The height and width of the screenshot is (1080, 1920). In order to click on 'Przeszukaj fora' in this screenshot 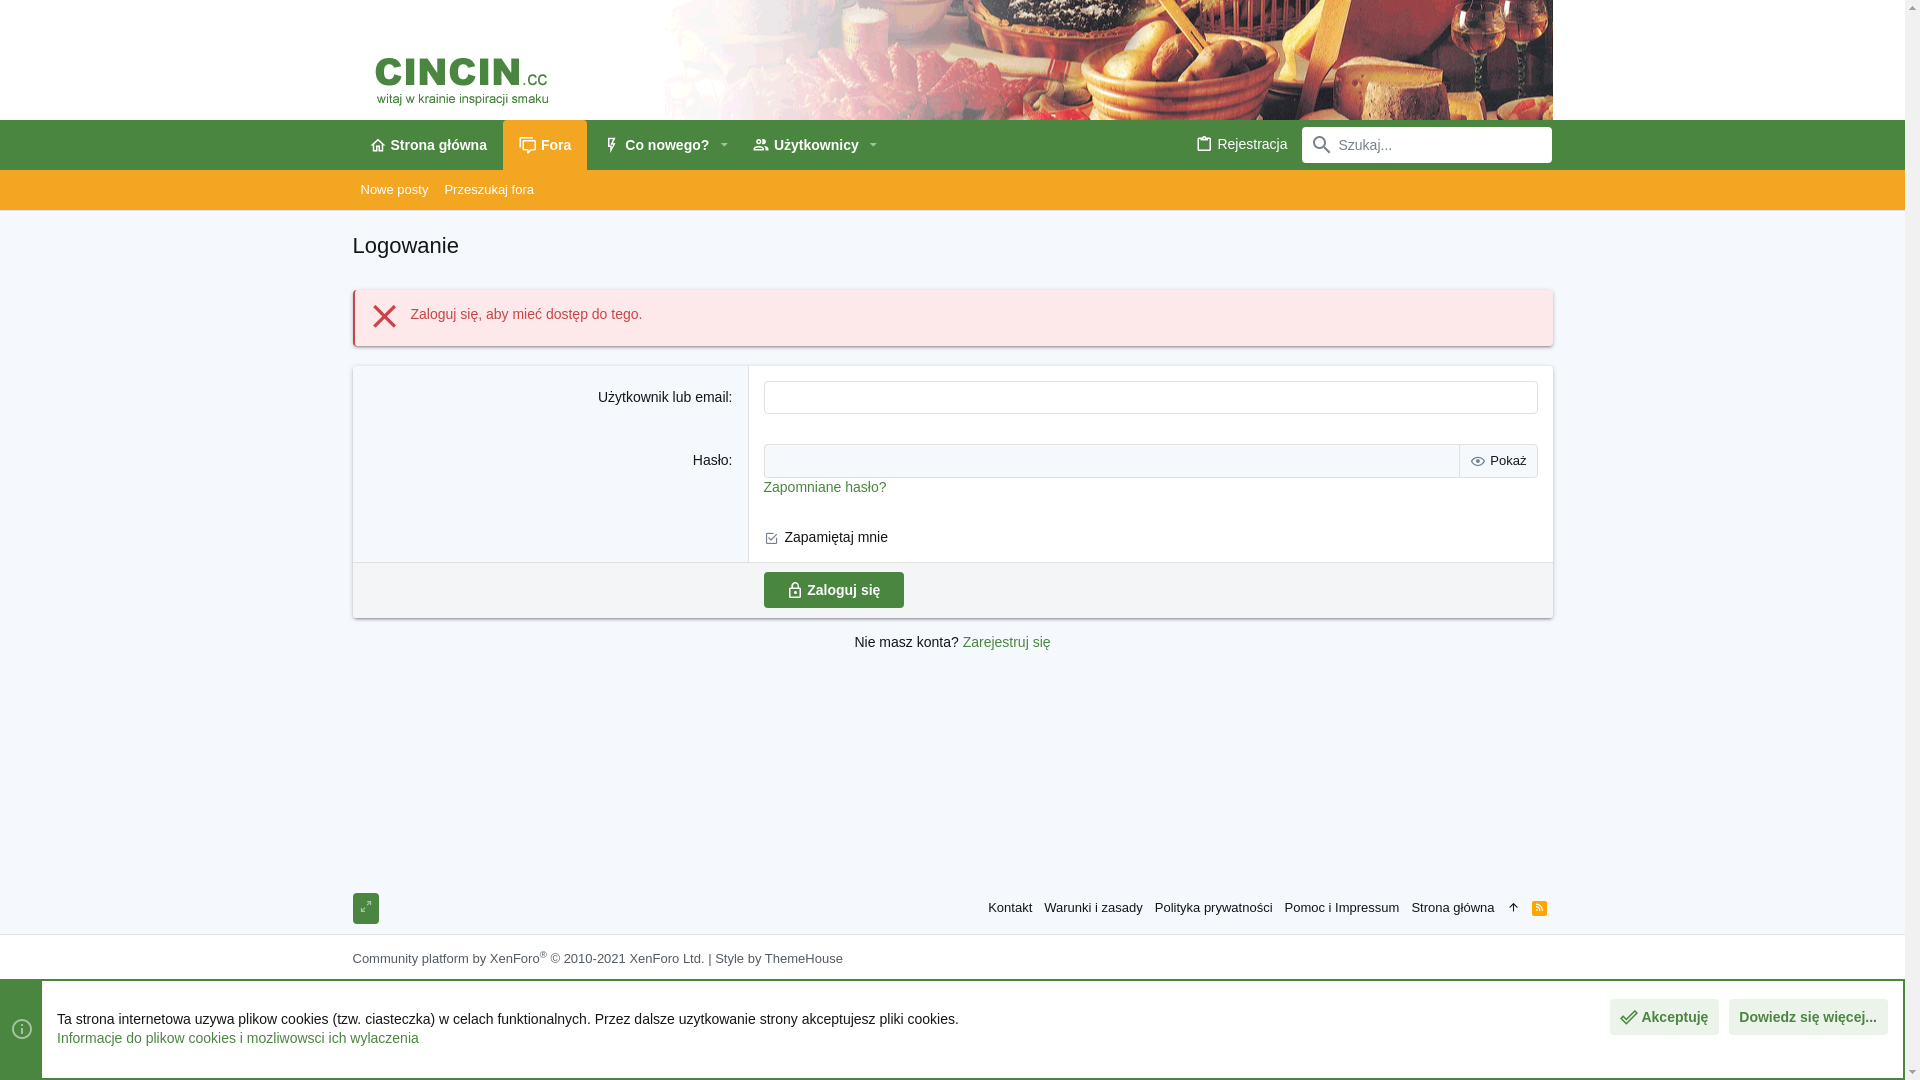, I will do `click(489, 189)`.